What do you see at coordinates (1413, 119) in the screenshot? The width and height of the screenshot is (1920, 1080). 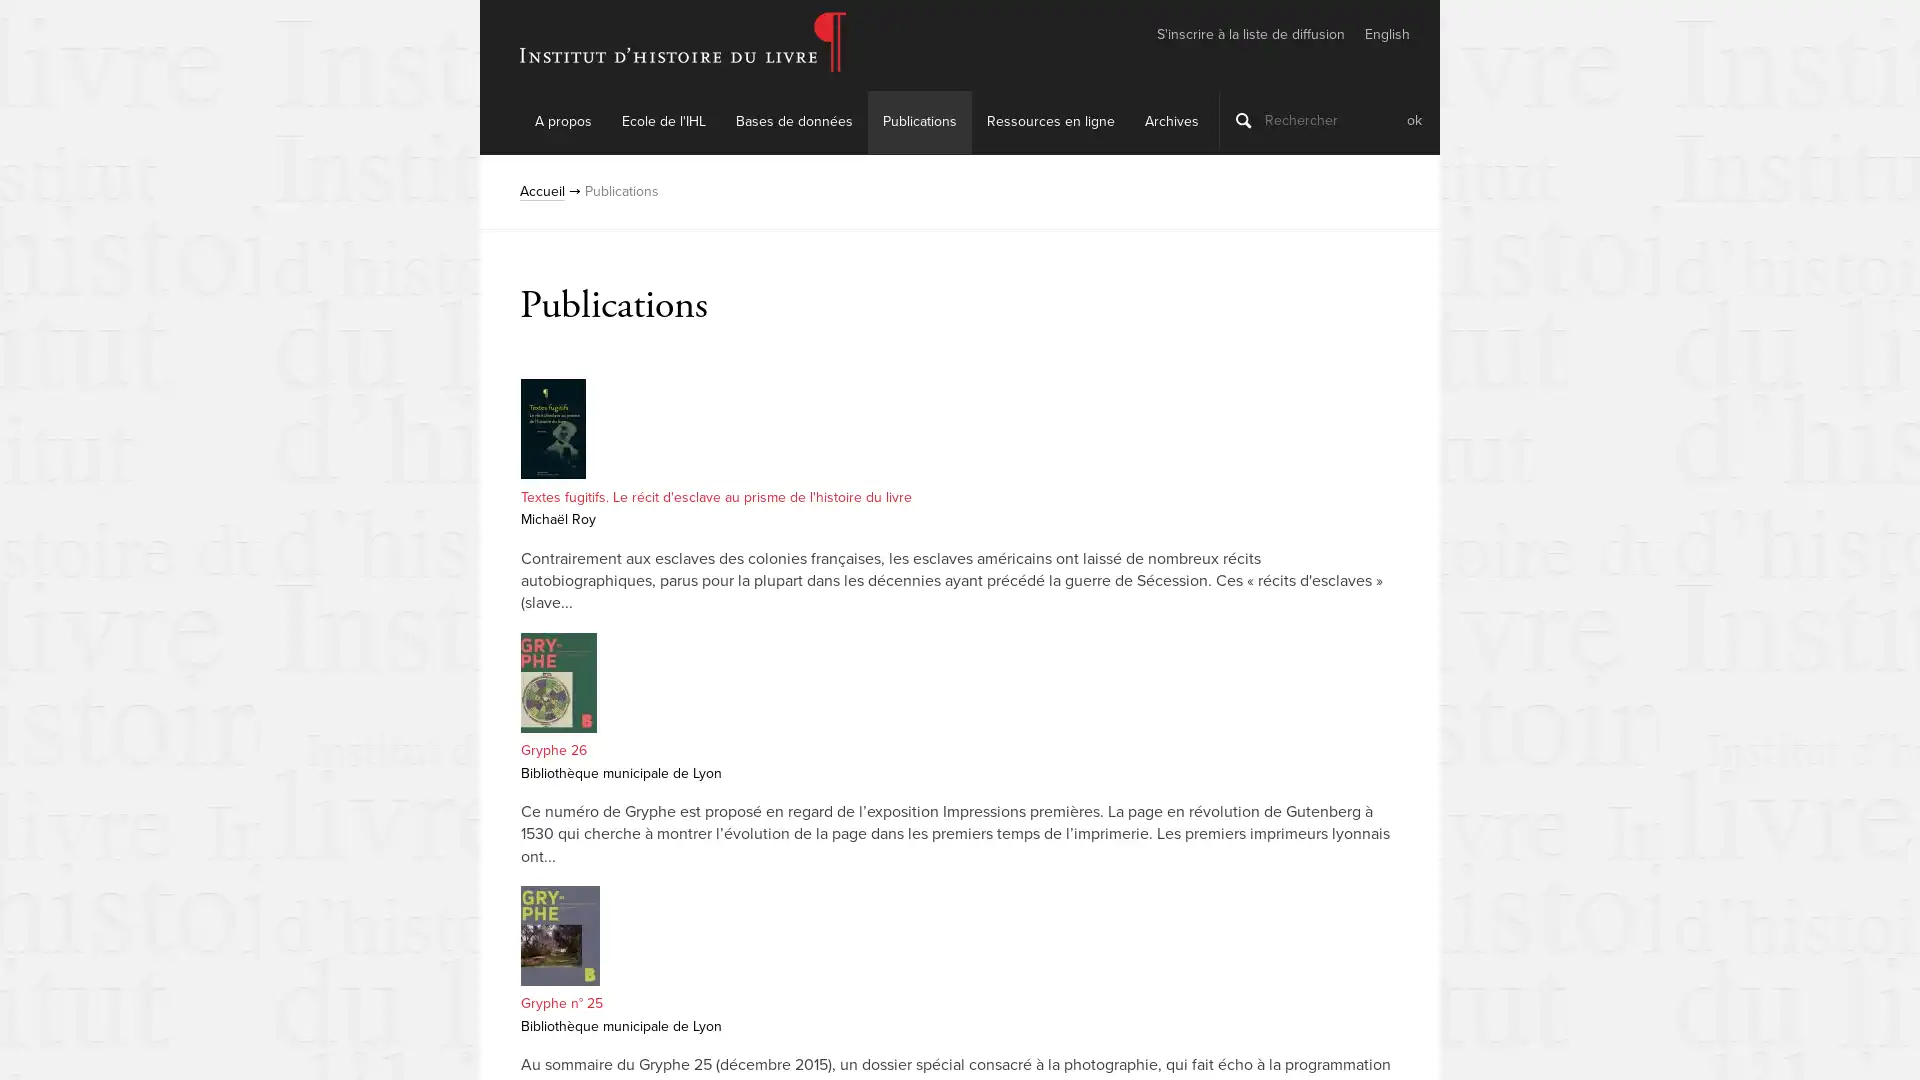 I see `ok` at bounding box center [1413, 119].